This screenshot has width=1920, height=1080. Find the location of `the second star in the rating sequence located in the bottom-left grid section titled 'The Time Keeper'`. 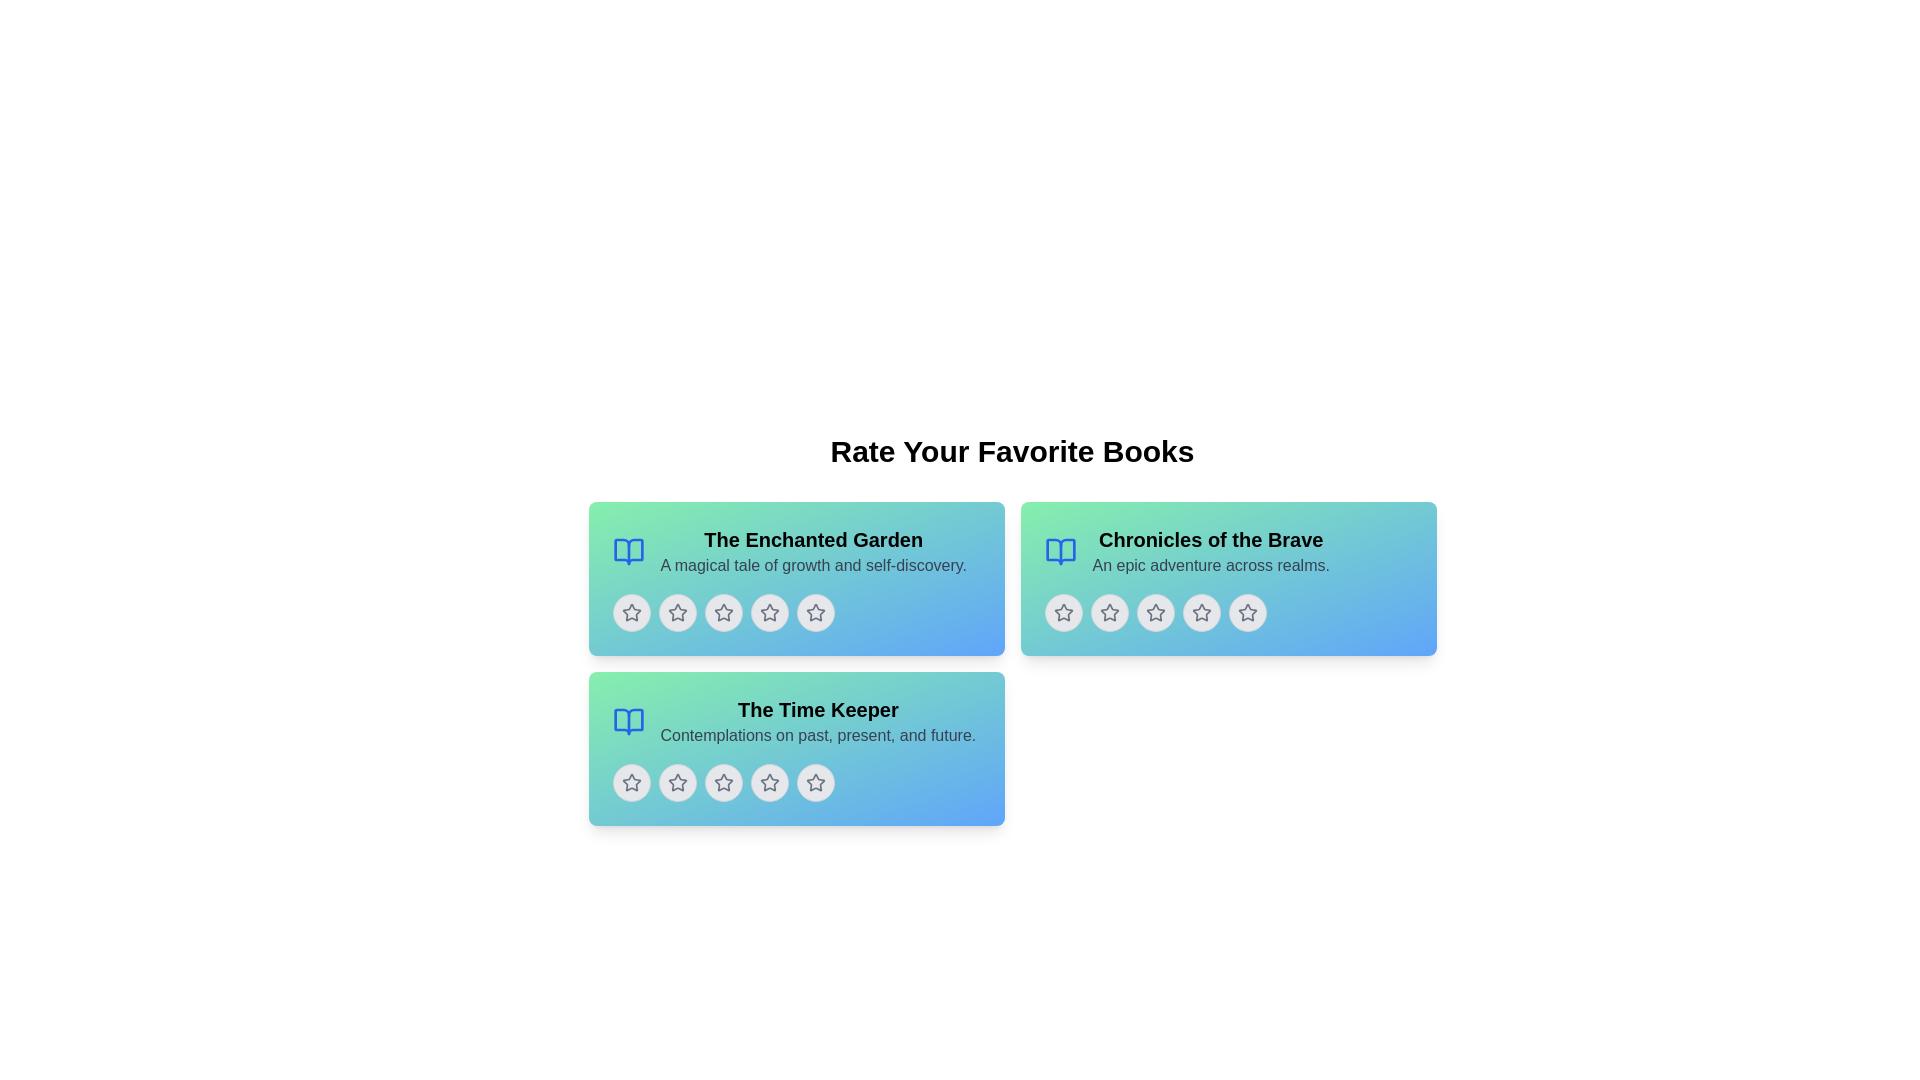

the second star in the rating sequence located in the bottom-left grid section titled 'The Time Keeper' is located at coordinates (722, 781).